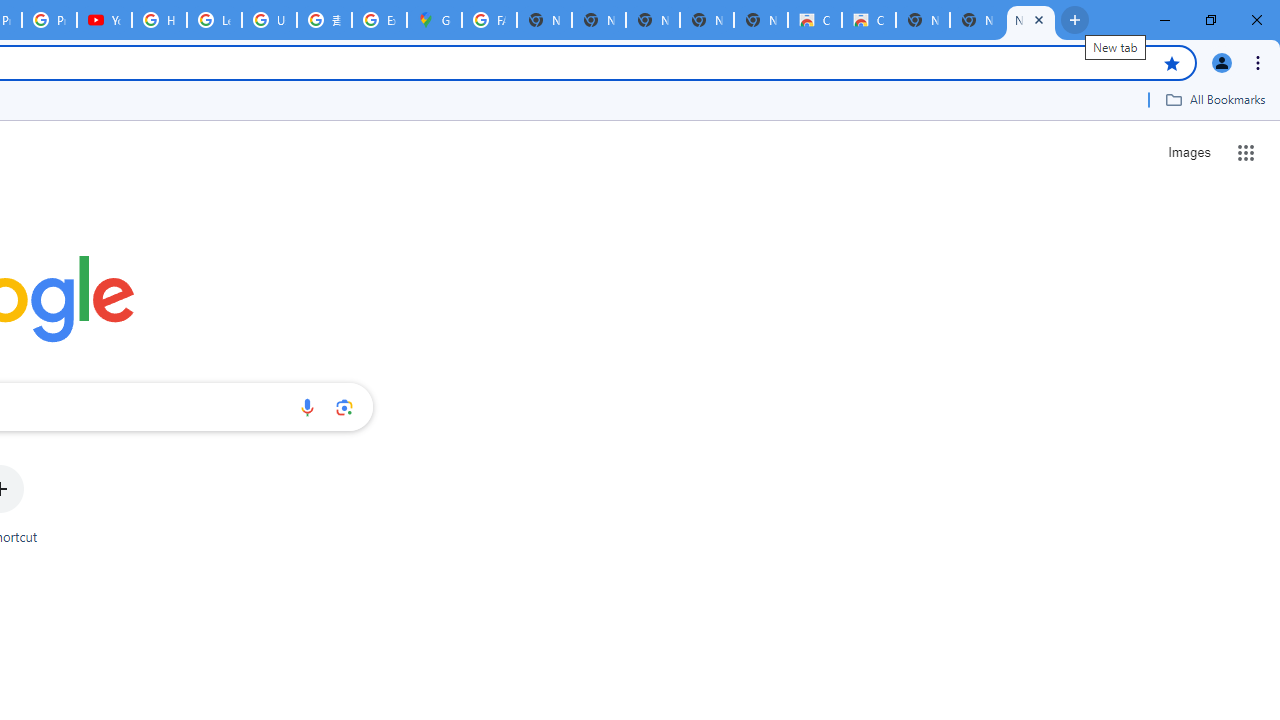 Image resolution: width=1280 pixels, height=720 pixels. Describe the element at coordinates (158, 20) in the screenshot. I see `'How Chrome protects your passwords - Google Chrome Help'` at that location.